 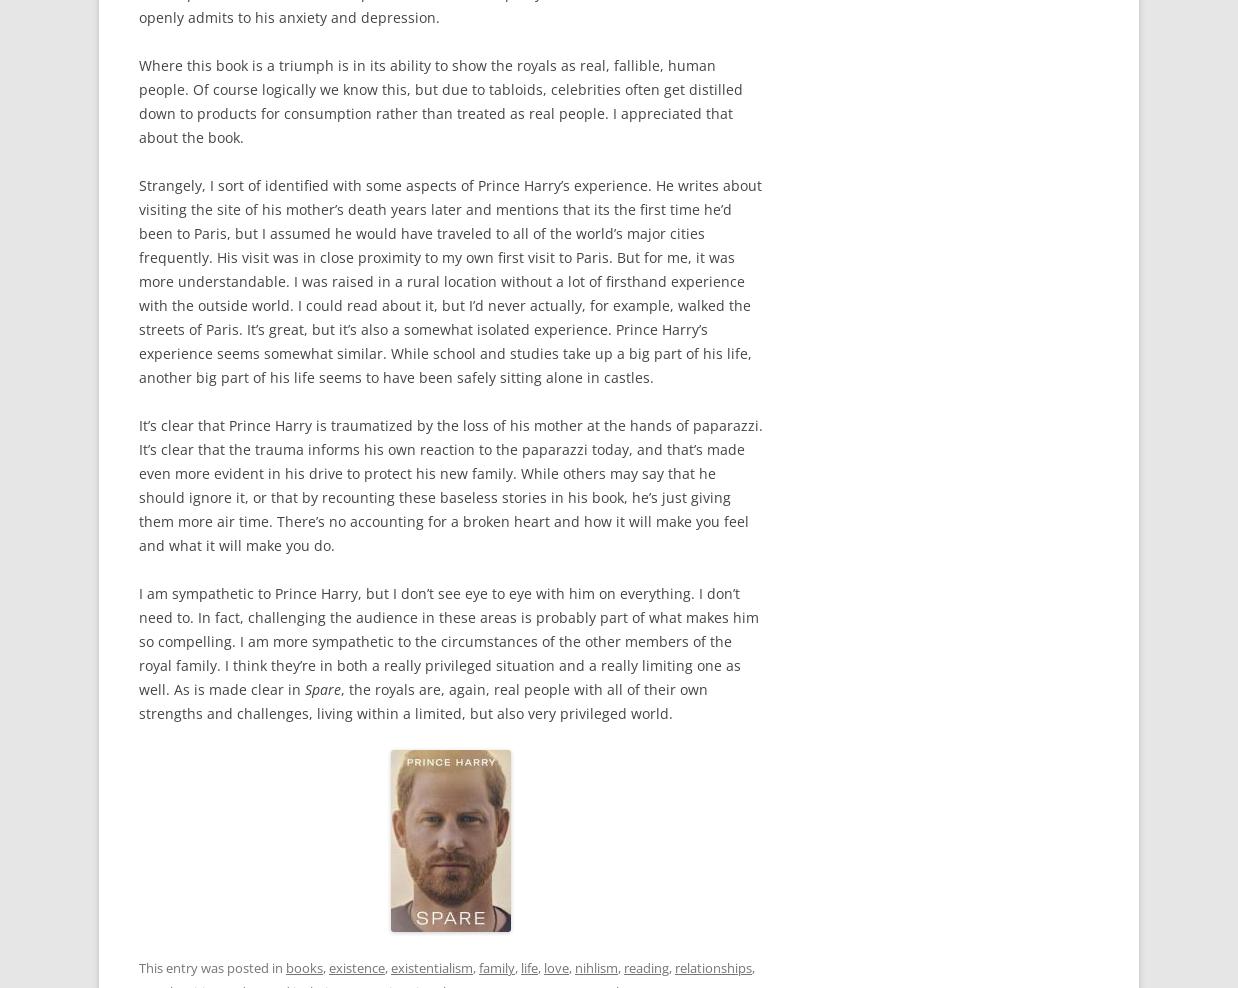 I want to click on 'reading', so click(x=645, y=968).